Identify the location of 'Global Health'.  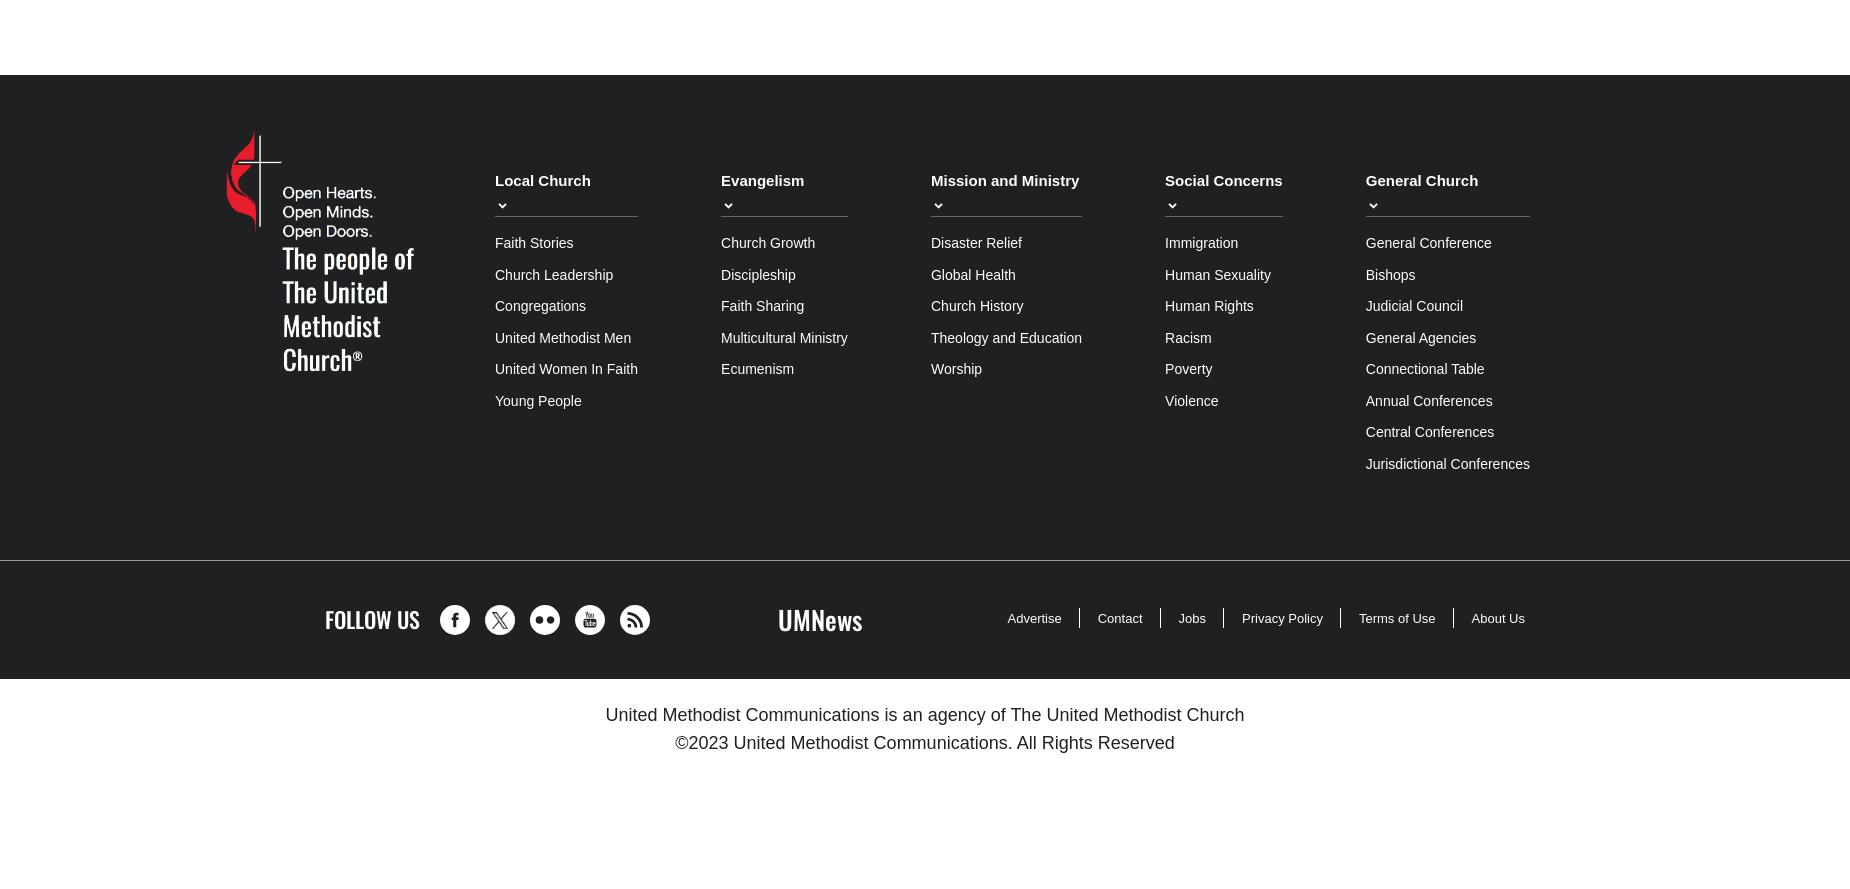
(971, 273).